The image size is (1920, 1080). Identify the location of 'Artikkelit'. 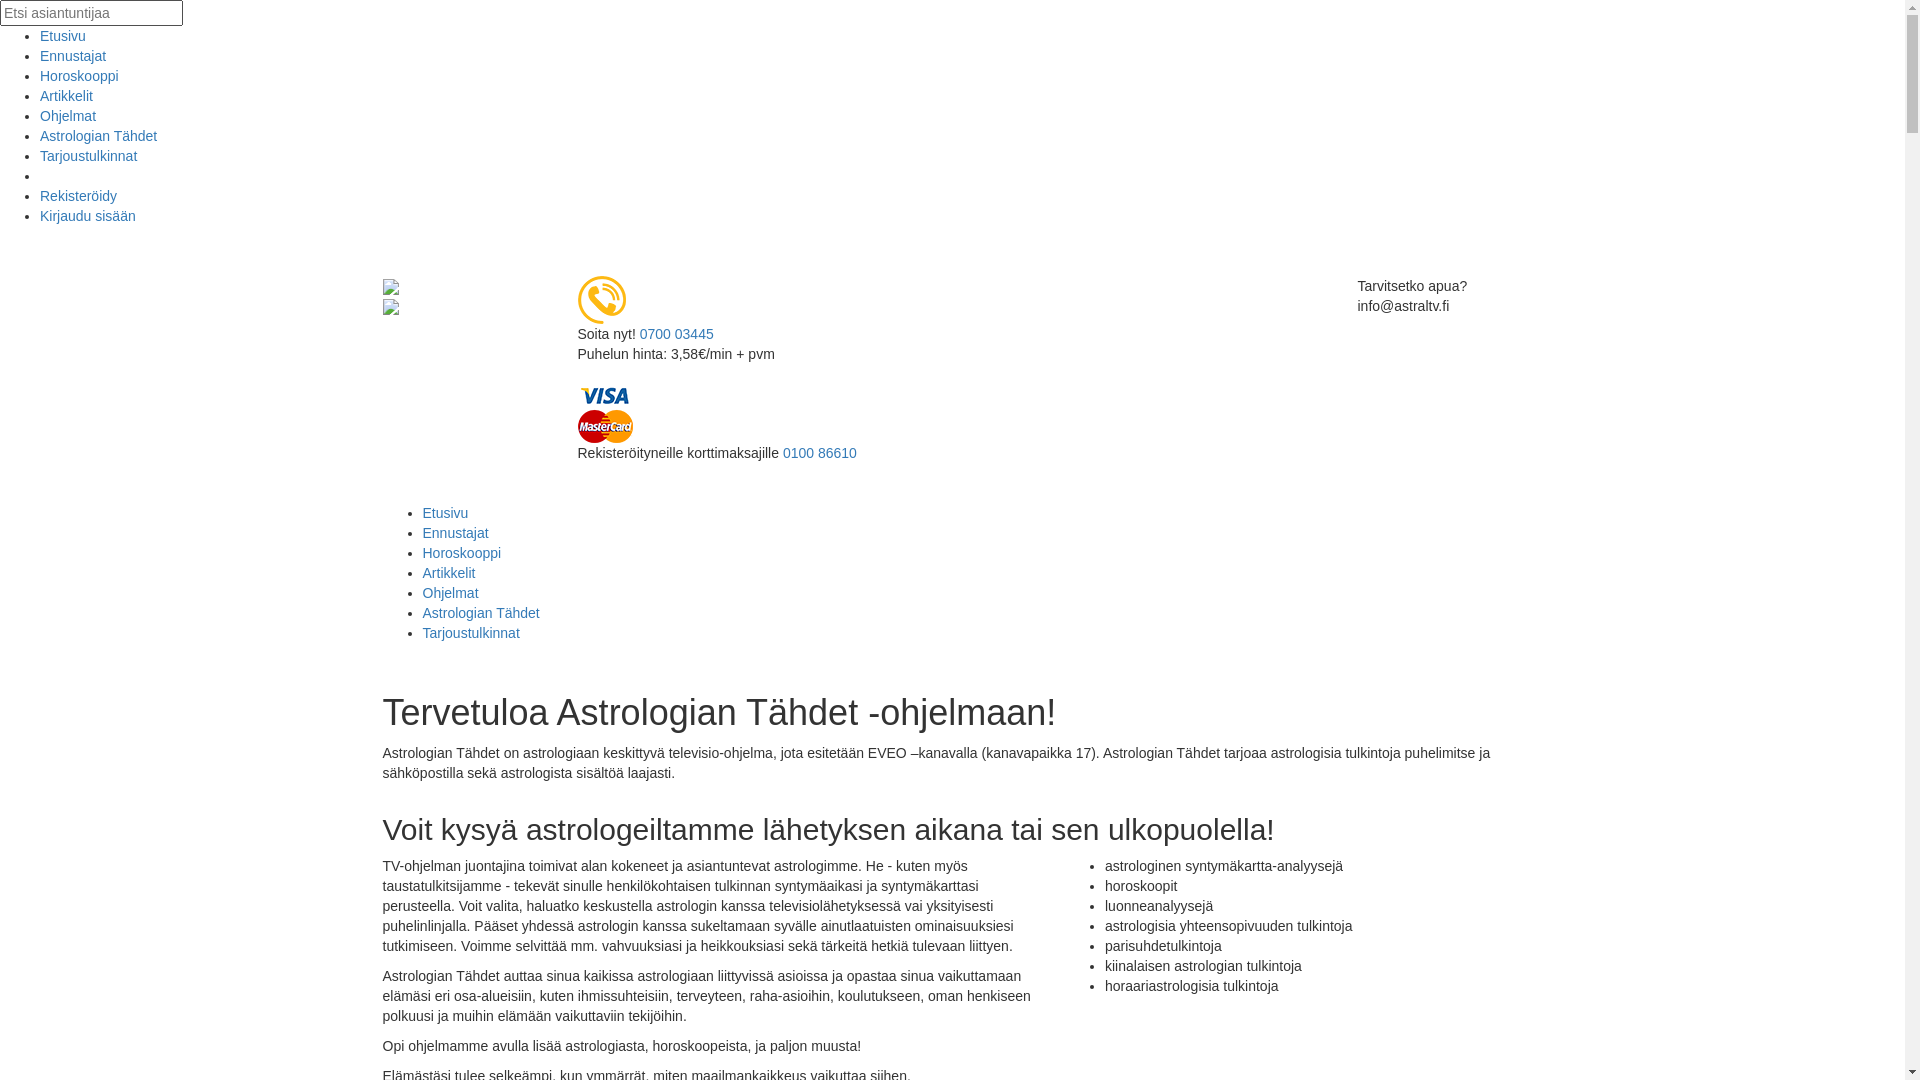
(39, 96).